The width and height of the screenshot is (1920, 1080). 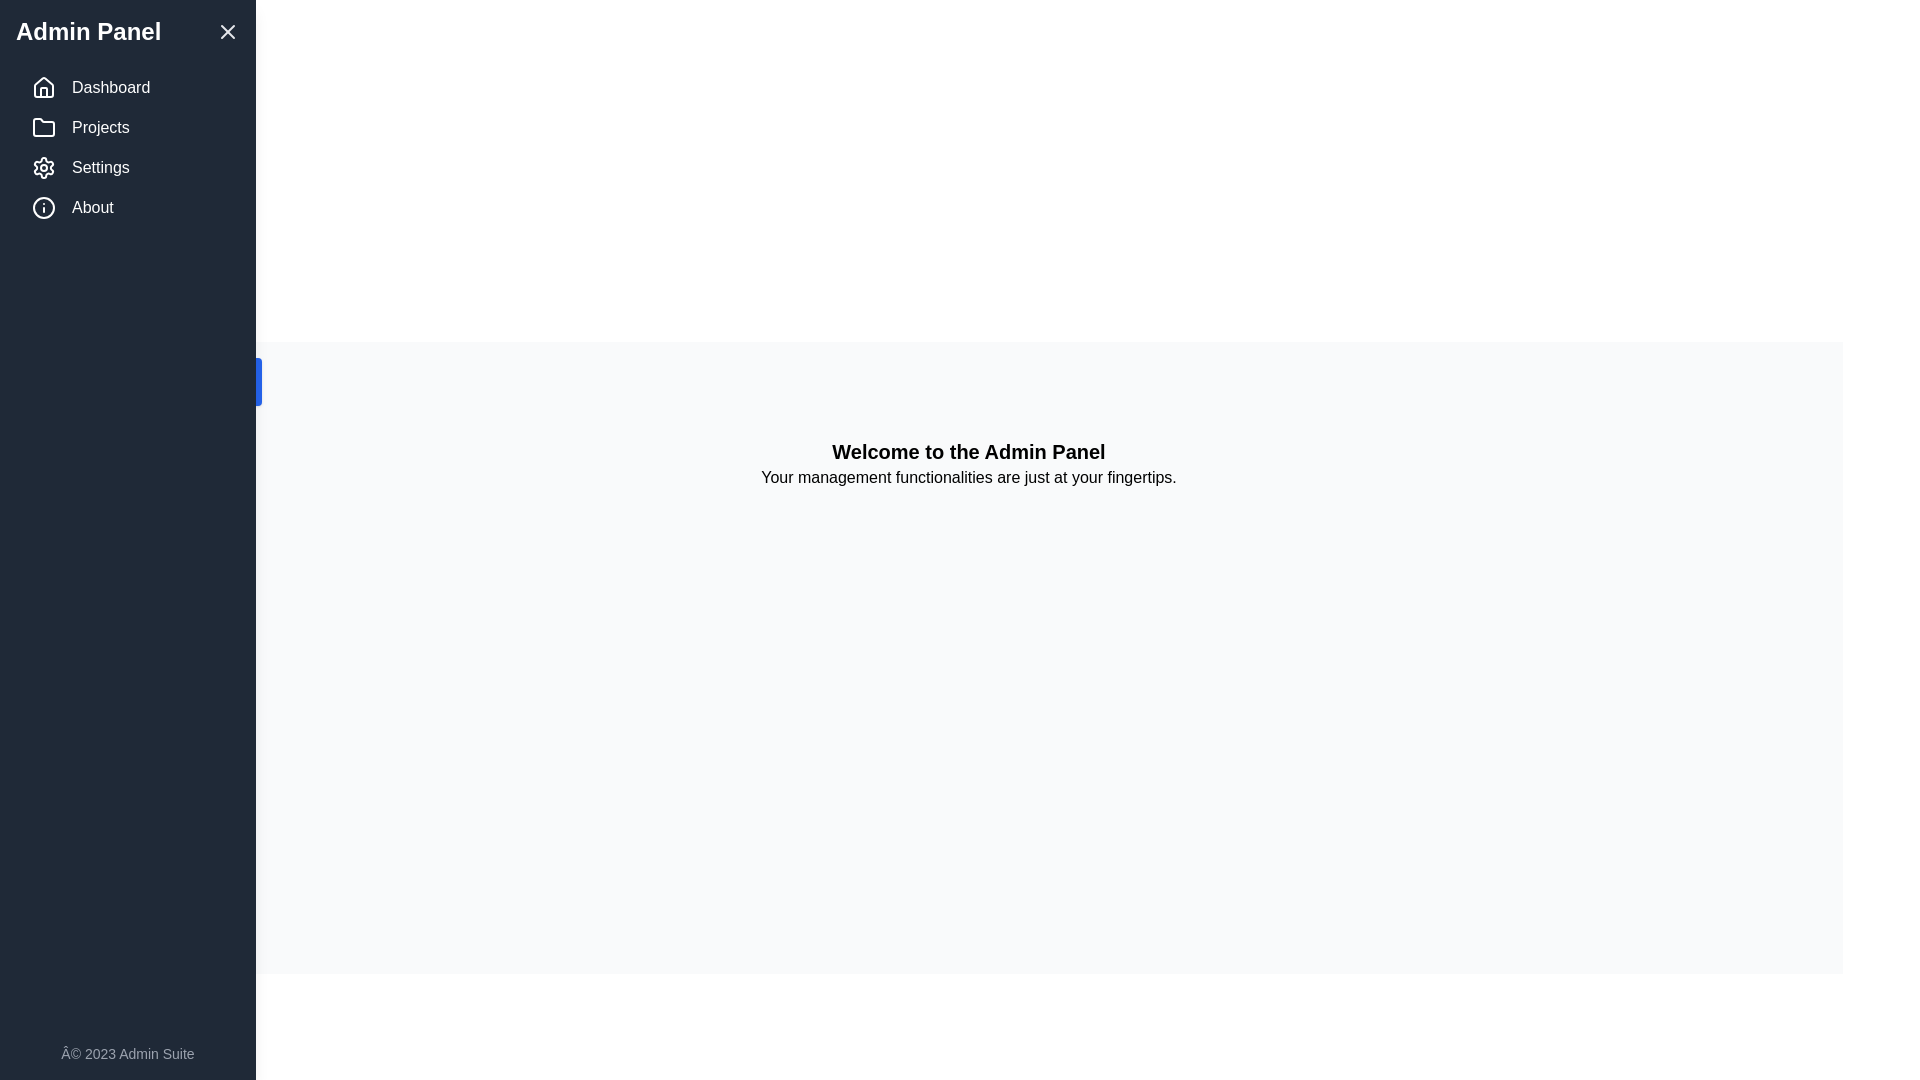 What do you see at coordinates (43, 87) in the screenshot?
I see `the stylized house icon located in the left sidebar under the 'Dashboard' menu item` at bounding box center [43, 87].